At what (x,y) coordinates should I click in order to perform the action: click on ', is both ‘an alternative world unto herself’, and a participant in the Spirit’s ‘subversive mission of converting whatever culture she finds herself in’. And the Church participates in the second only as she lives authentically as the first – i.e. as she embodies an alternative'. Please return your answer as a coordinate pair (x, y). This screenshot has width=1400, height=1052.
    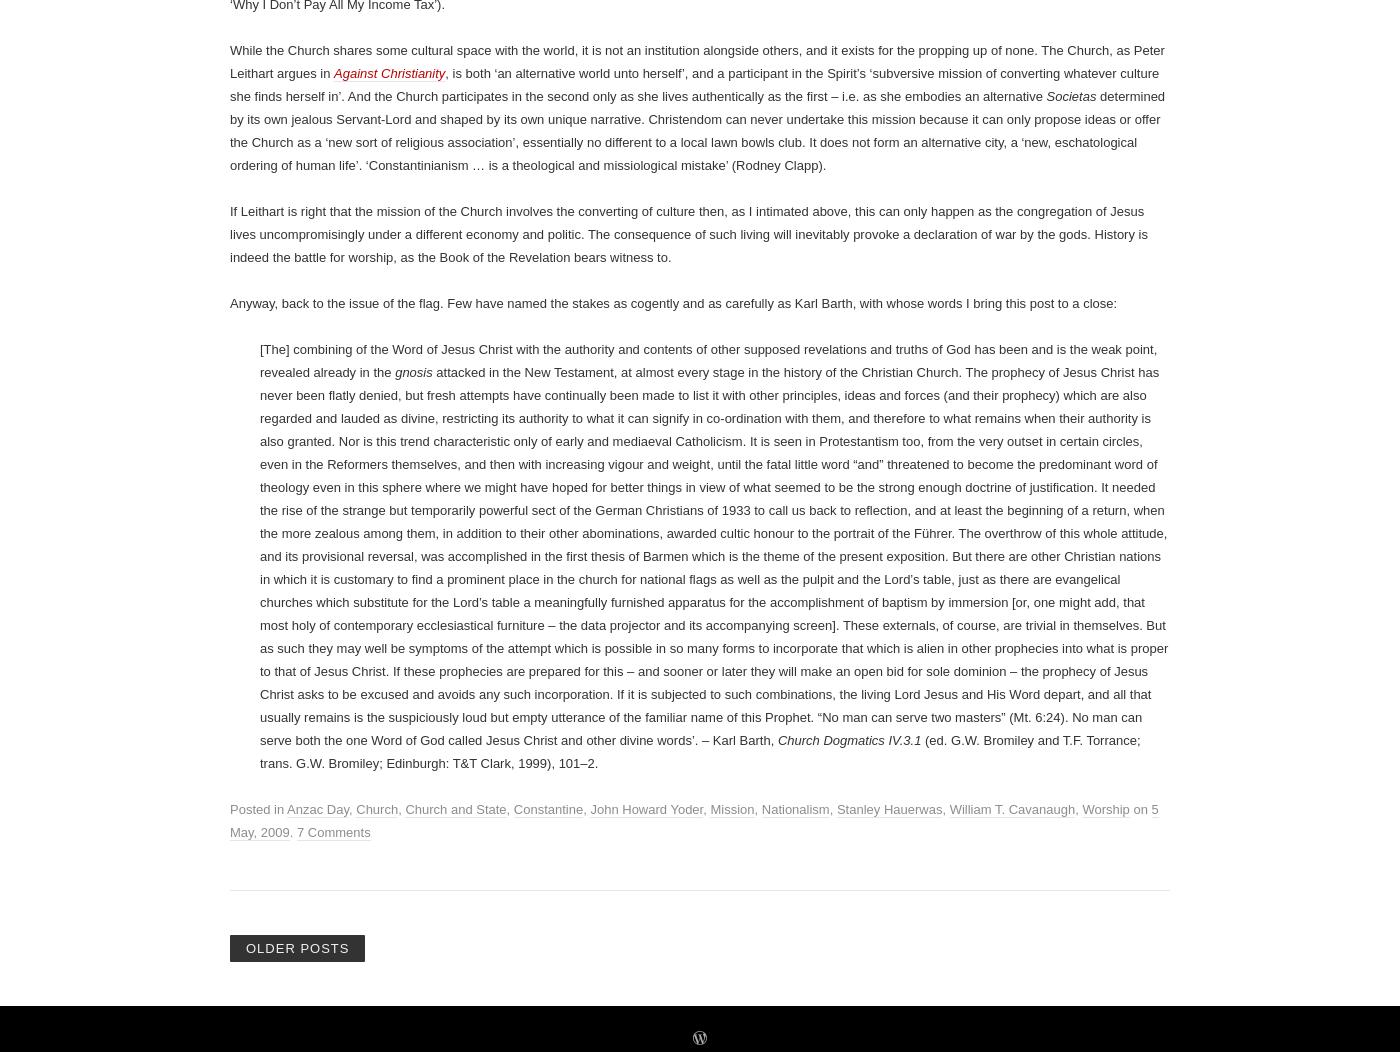
    Looking at the image, I should click on (694, 851).